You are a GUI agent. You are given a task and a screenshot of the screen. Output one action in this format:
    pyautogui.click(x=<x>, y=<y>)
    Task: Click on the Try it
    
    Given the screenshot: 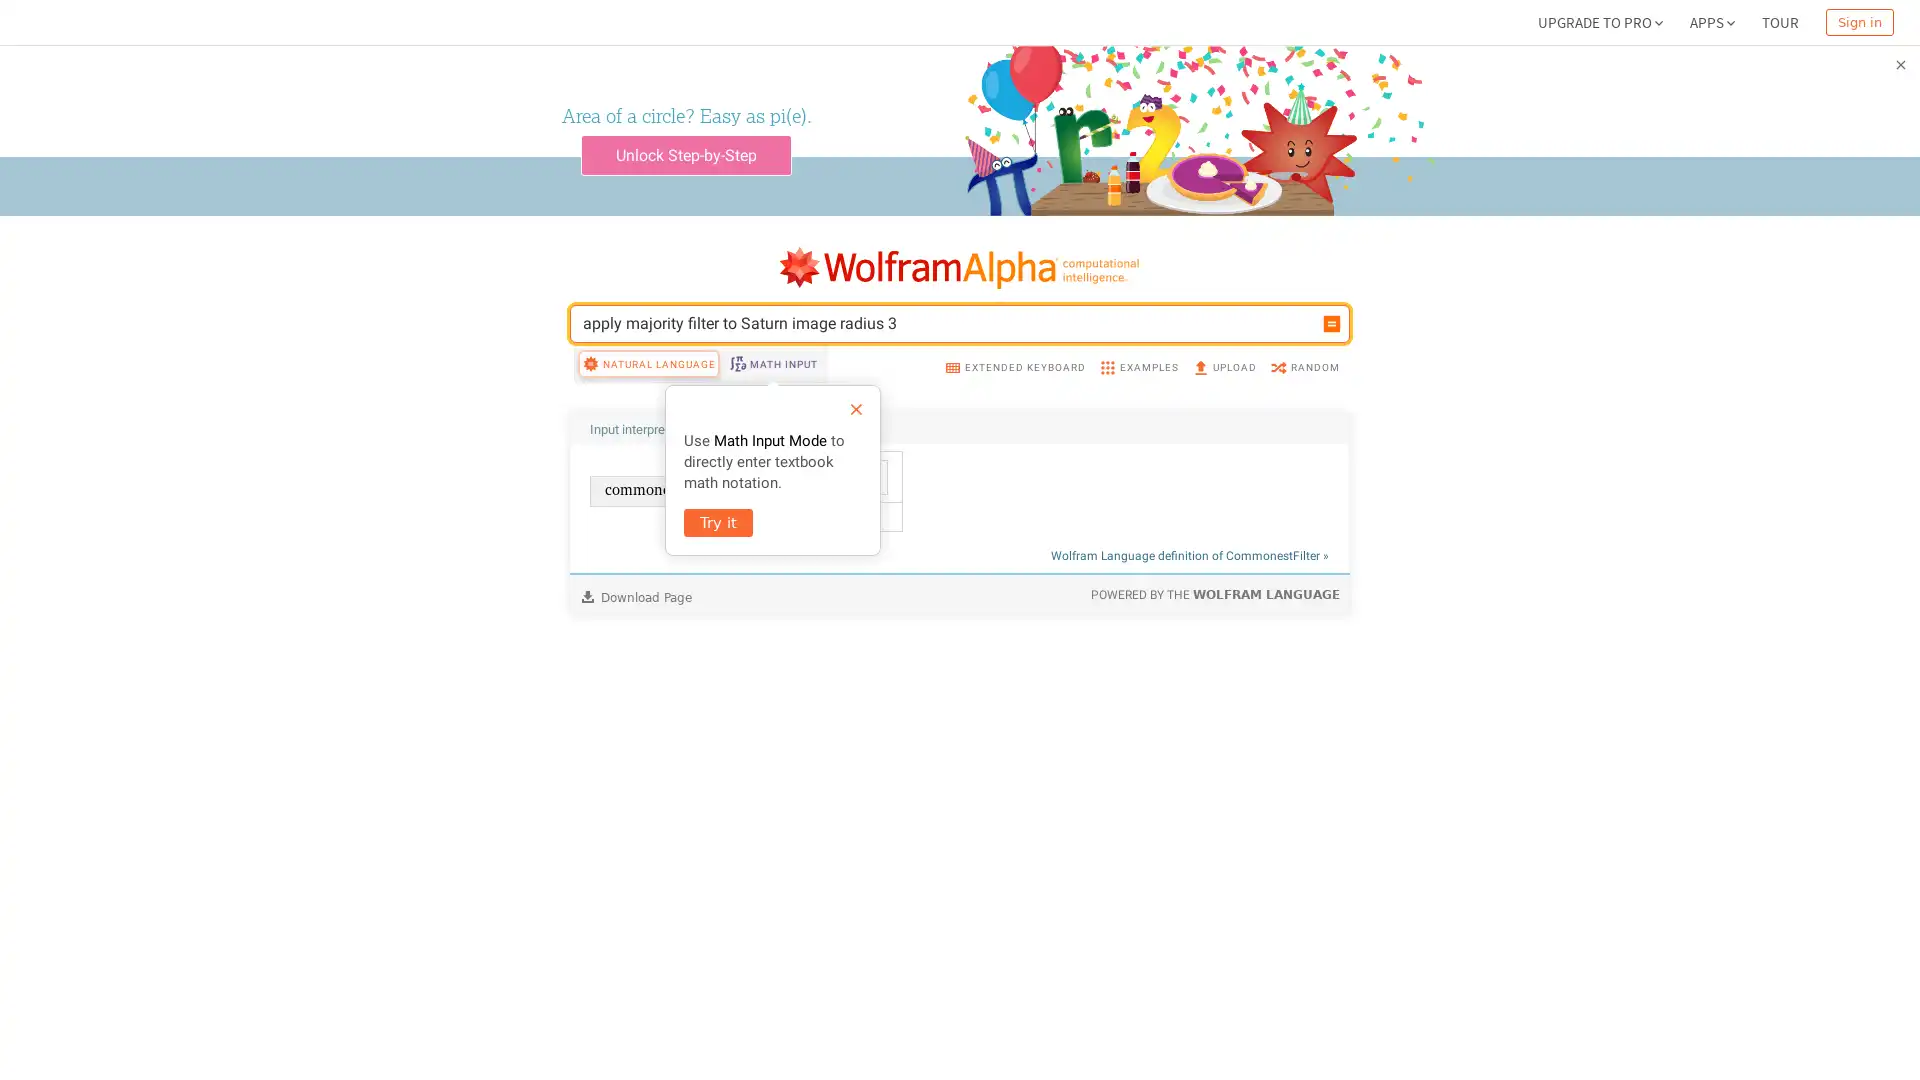 What is the action you would take?
    pyautogui.click(x=718, y=562)
    